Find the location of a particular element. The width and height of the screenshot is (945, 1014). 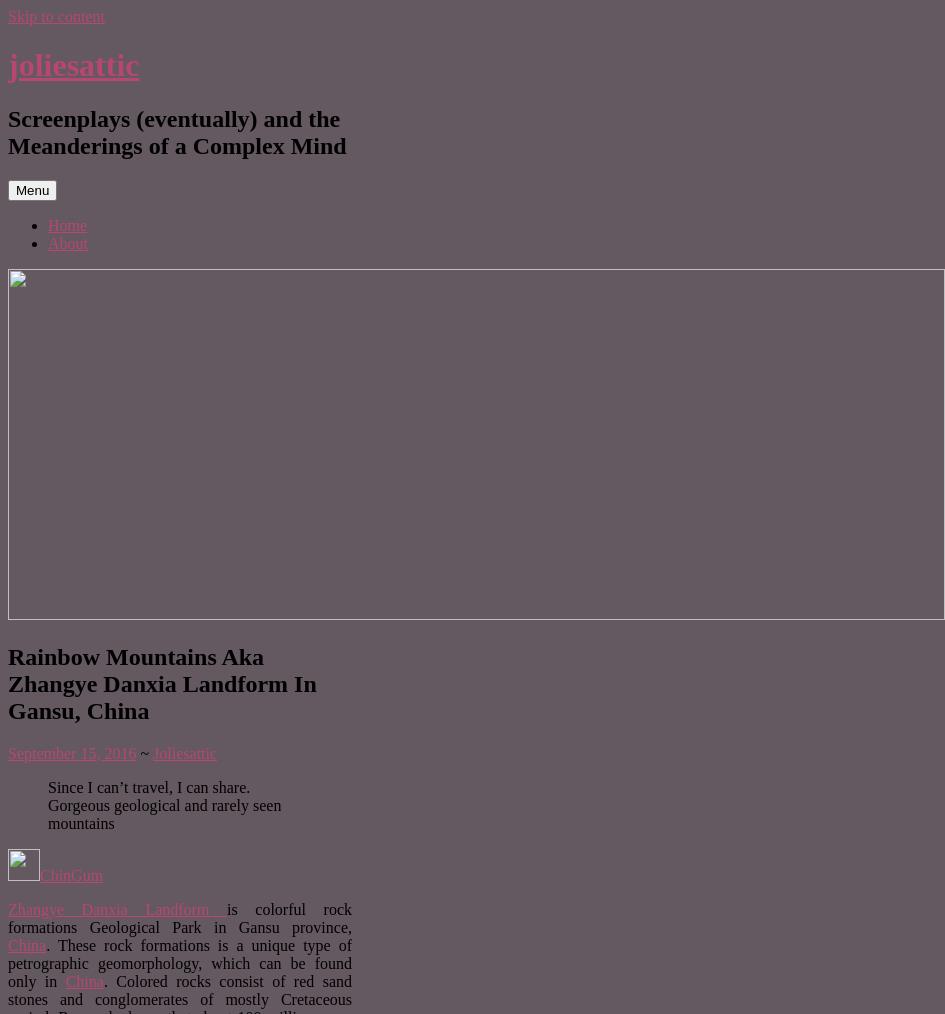

'Menu' is located at coordinates (15, 188).